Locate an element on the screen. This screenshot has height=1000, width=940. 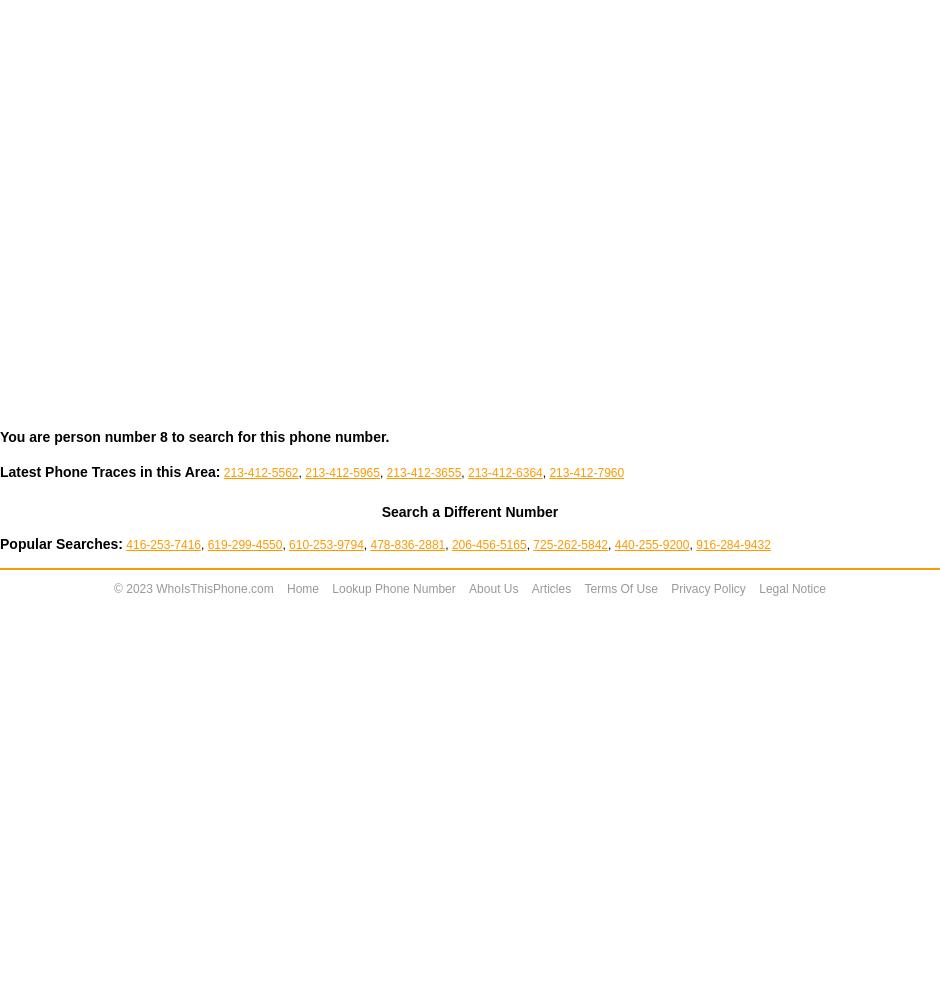
'Legal Notice' is located at coordinates (792, 588).